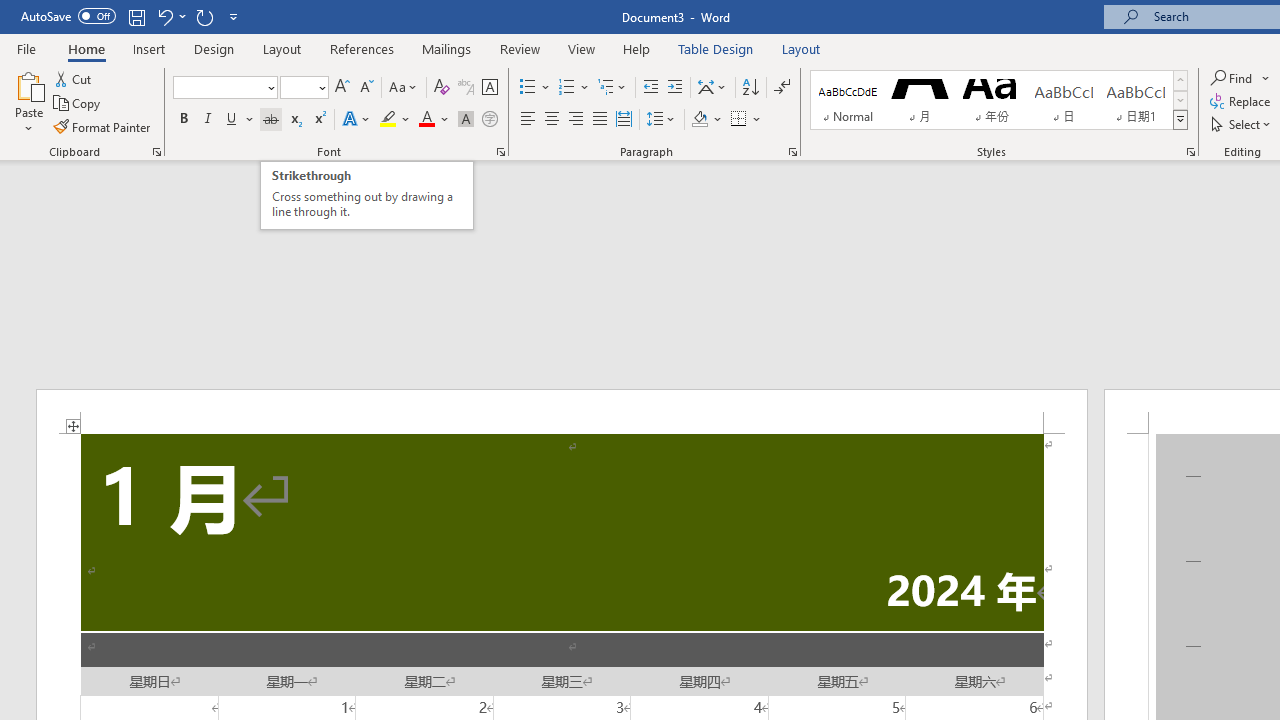 This screenshot has width=1280, height=720. What do you see at coordinates (425, 119) in the screenshot?
I see `'Font Color RGB(255, 0, 0)'` at bounding box center [425, 119].